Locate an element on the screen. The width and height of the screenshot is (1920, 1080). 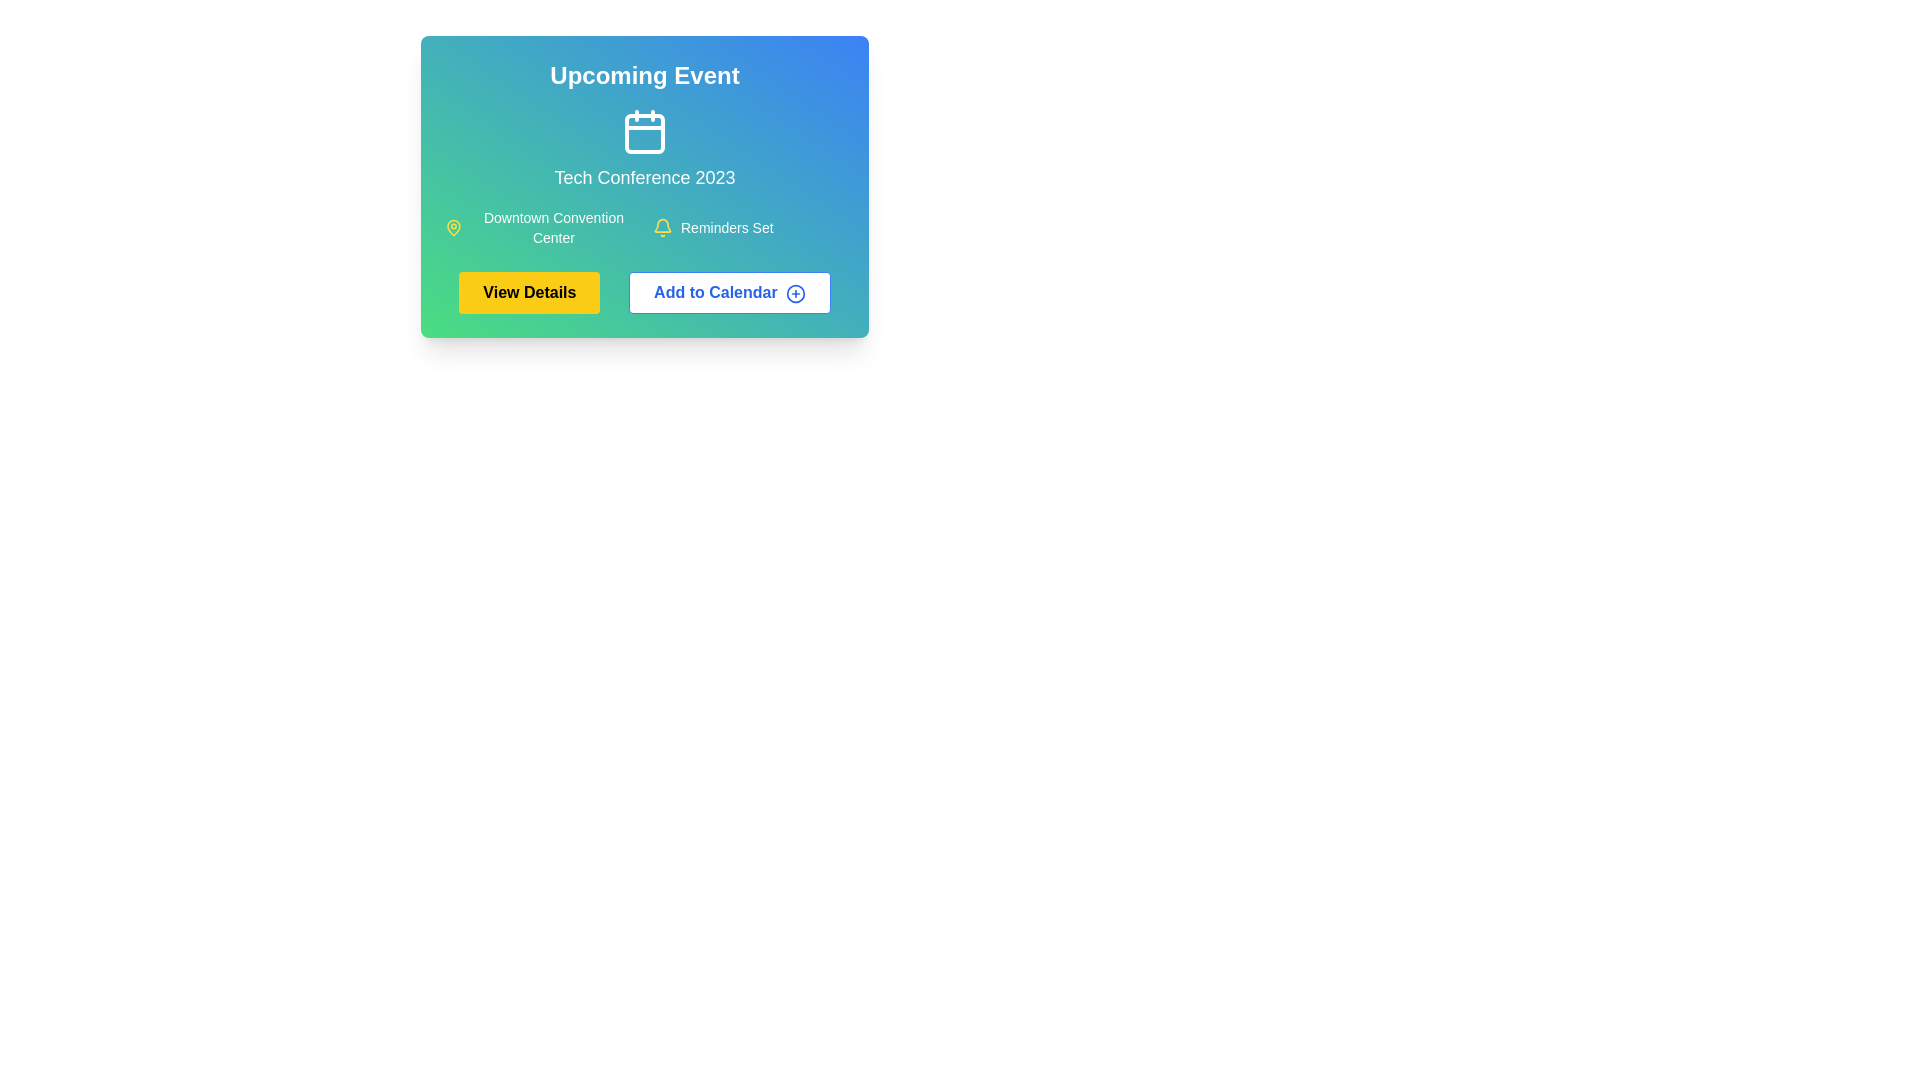
the add event icon located to the right of the 'Add to Calendar' text within the button at the bottom of the card UI section is located at coordinates (794, 293).